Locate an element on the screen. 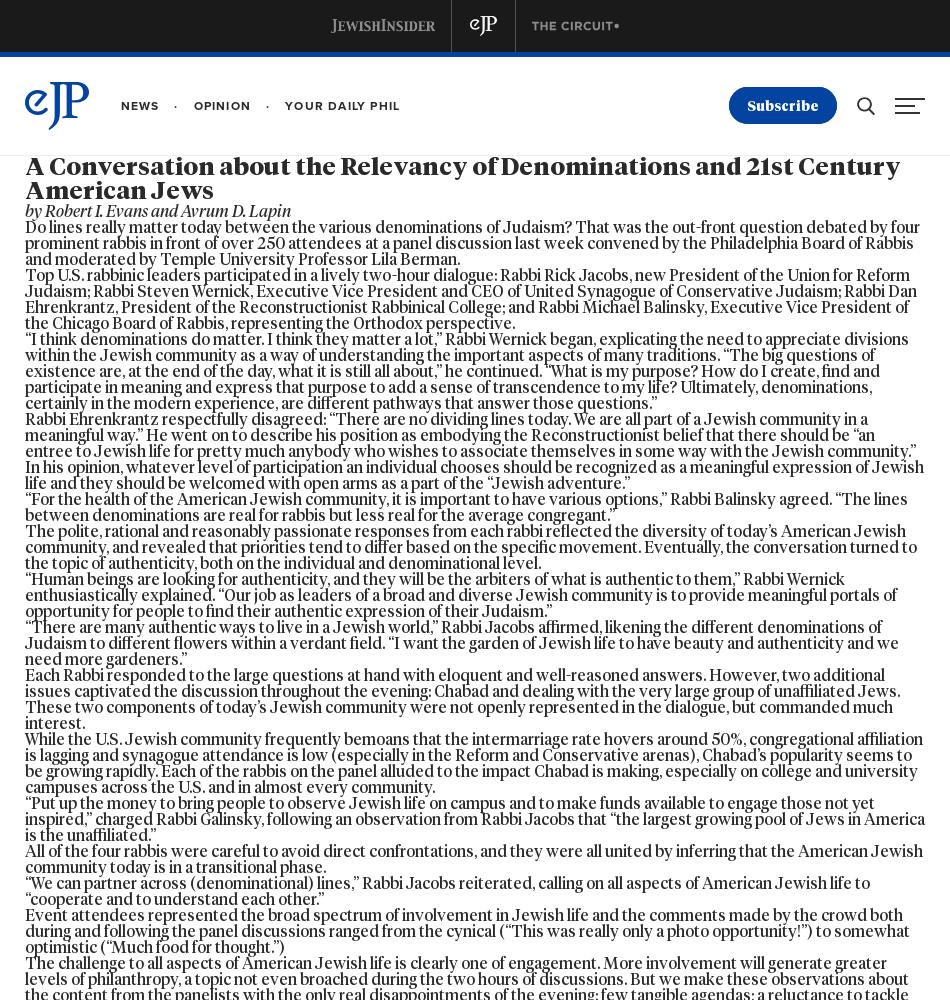 The width and height of the screenshot is (950, 1000). 'Subscribe' is located at coordinates (745, 105).